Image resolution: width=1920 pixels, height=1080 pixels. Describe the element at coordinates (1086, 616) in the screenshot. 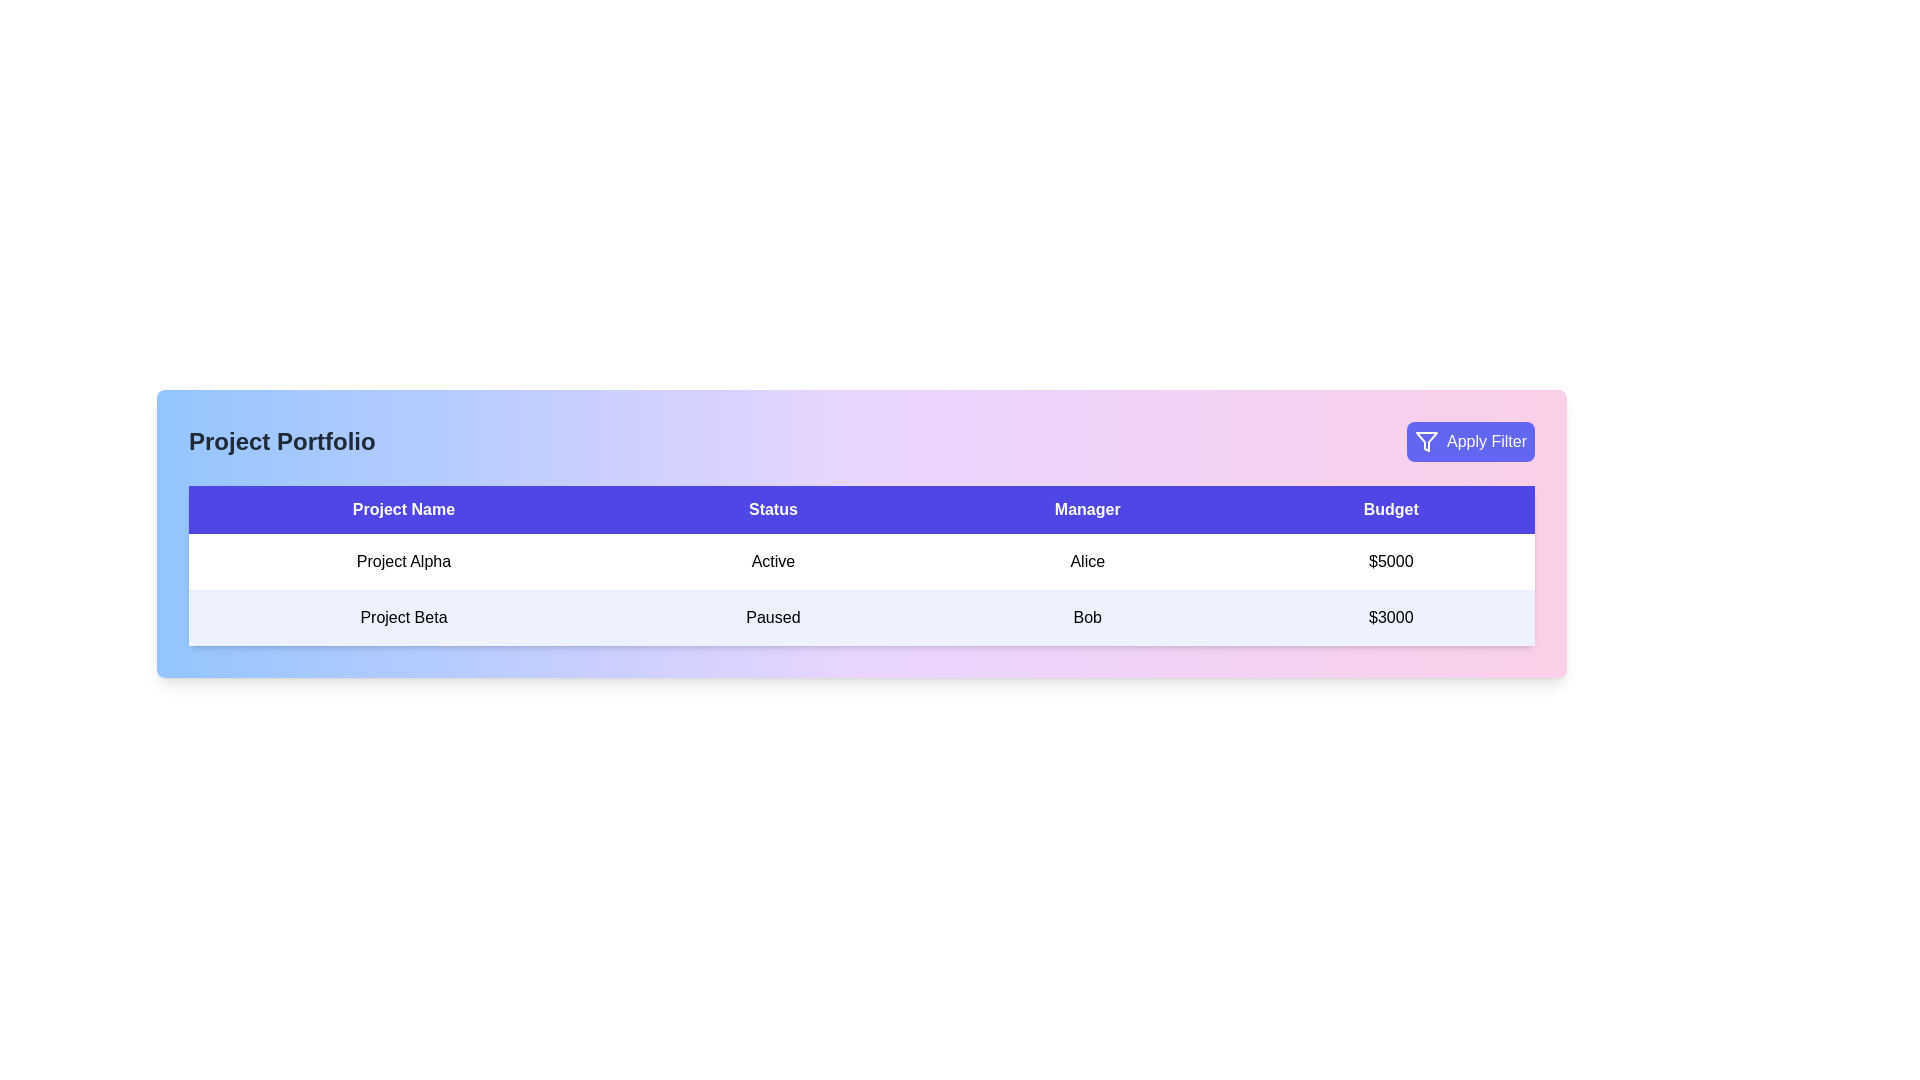

I see `the static text label displaying the manager's name for 'Project Beta'` at that location.